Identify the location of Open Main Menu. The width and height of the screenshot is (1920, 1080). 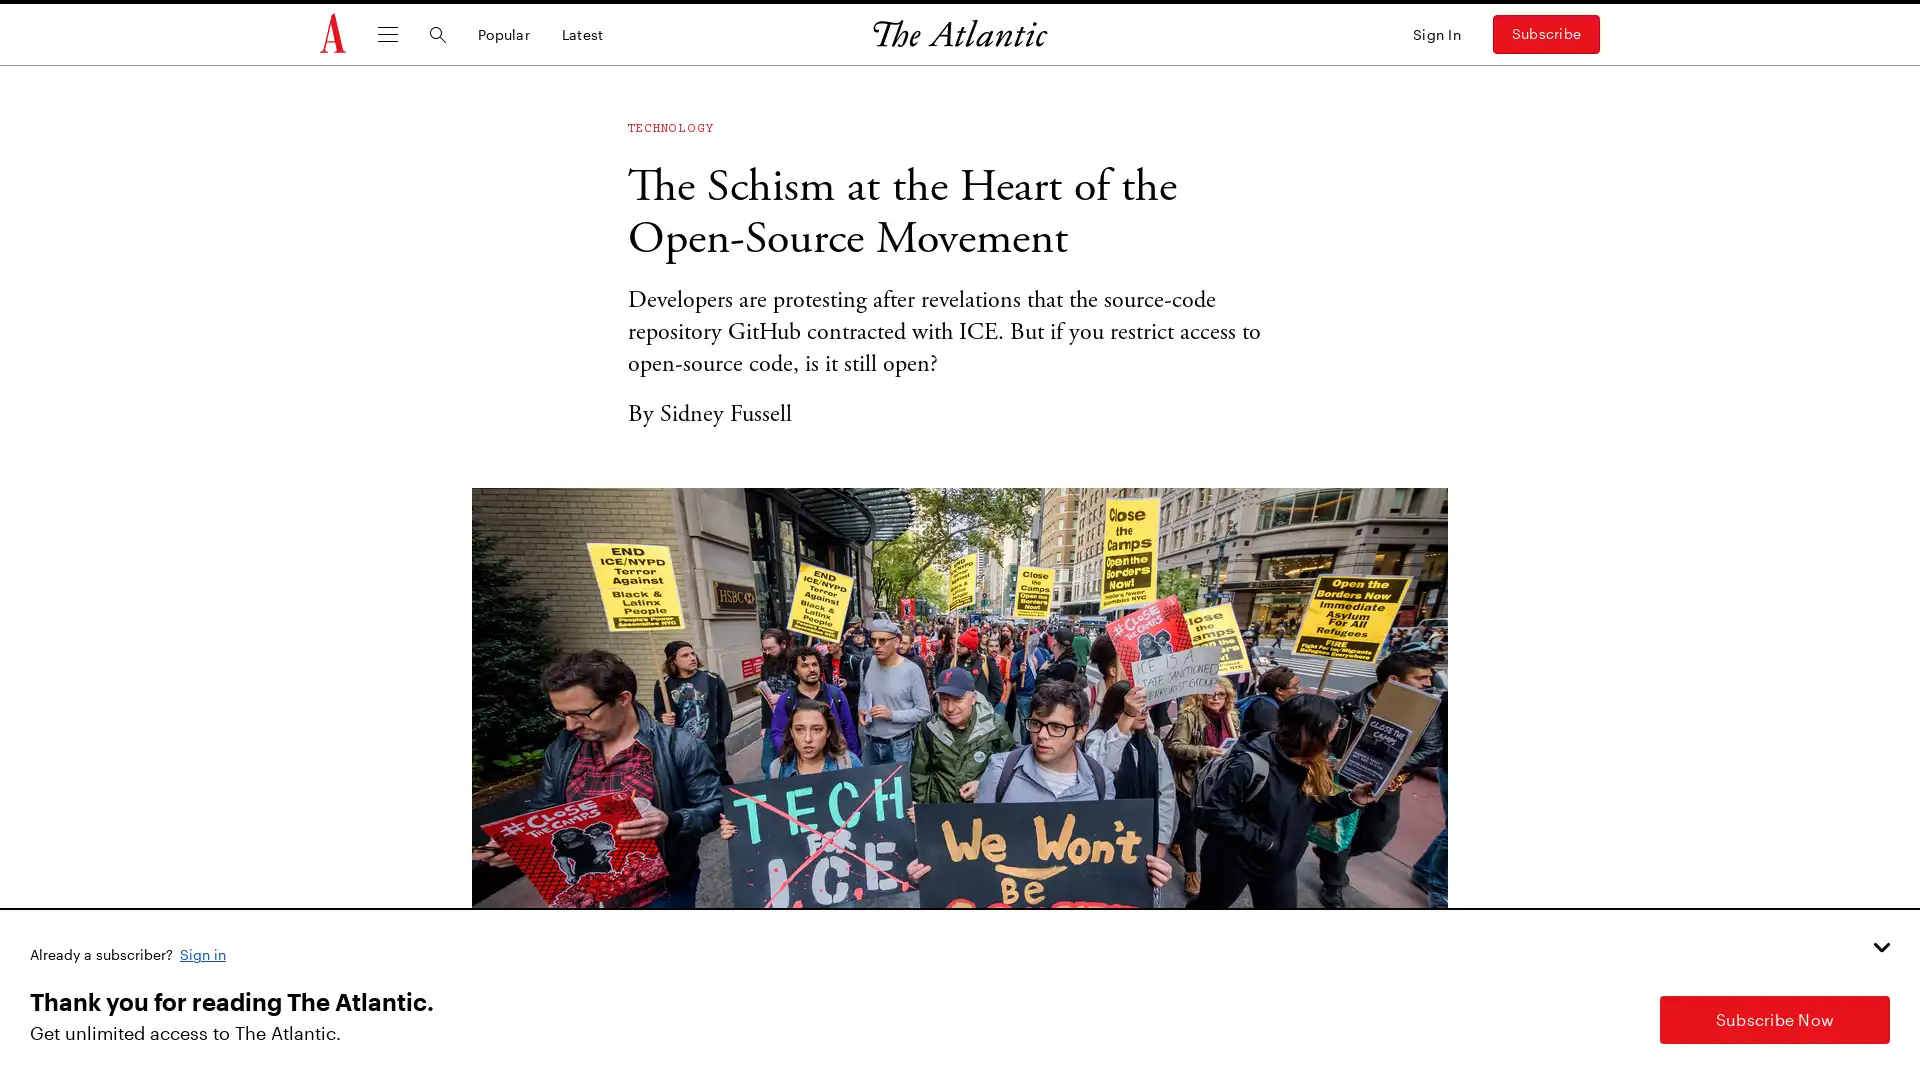
(388, 34).